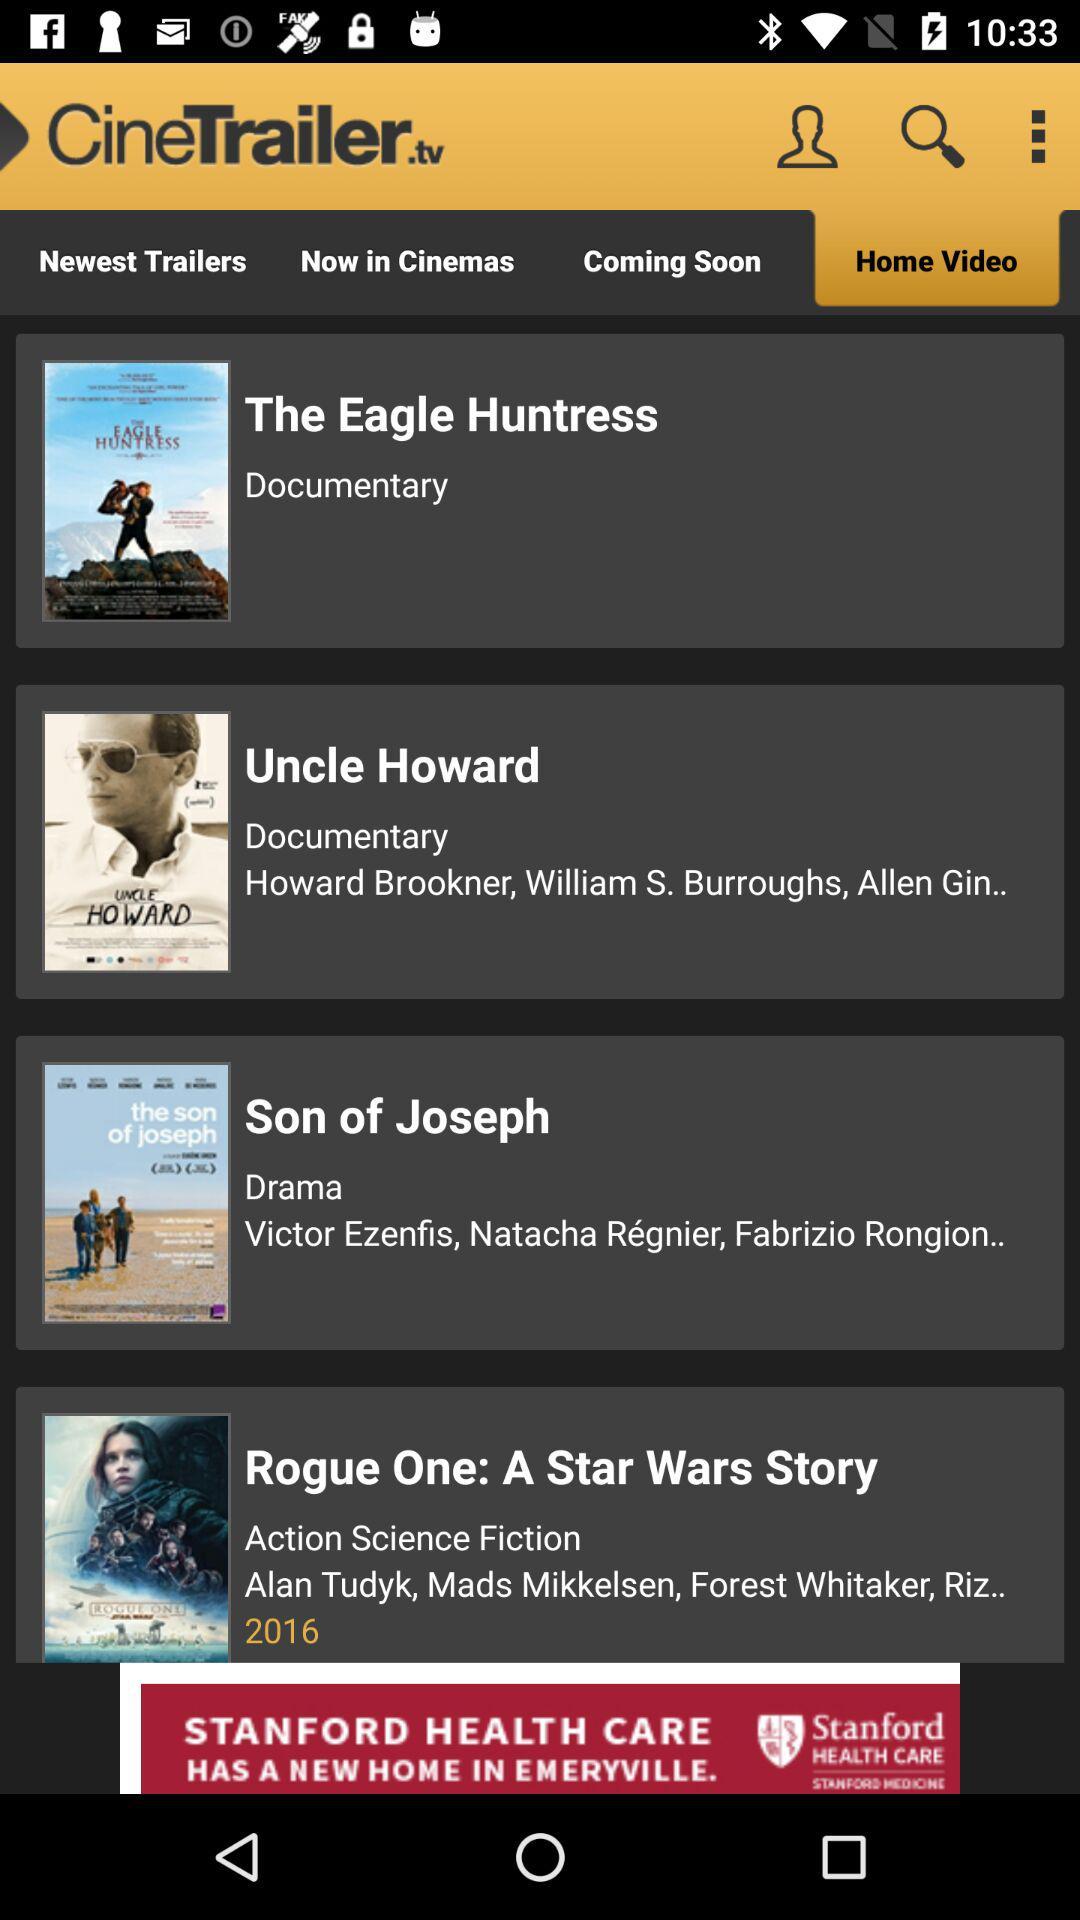 The width and height of the screenshot is (1080, 1920). What do you see at coordinates (540, 1727) in the screenshot?
I see `click the blinking box if you would like to learn more about stanford health care` at bounding box center [540, 1727].